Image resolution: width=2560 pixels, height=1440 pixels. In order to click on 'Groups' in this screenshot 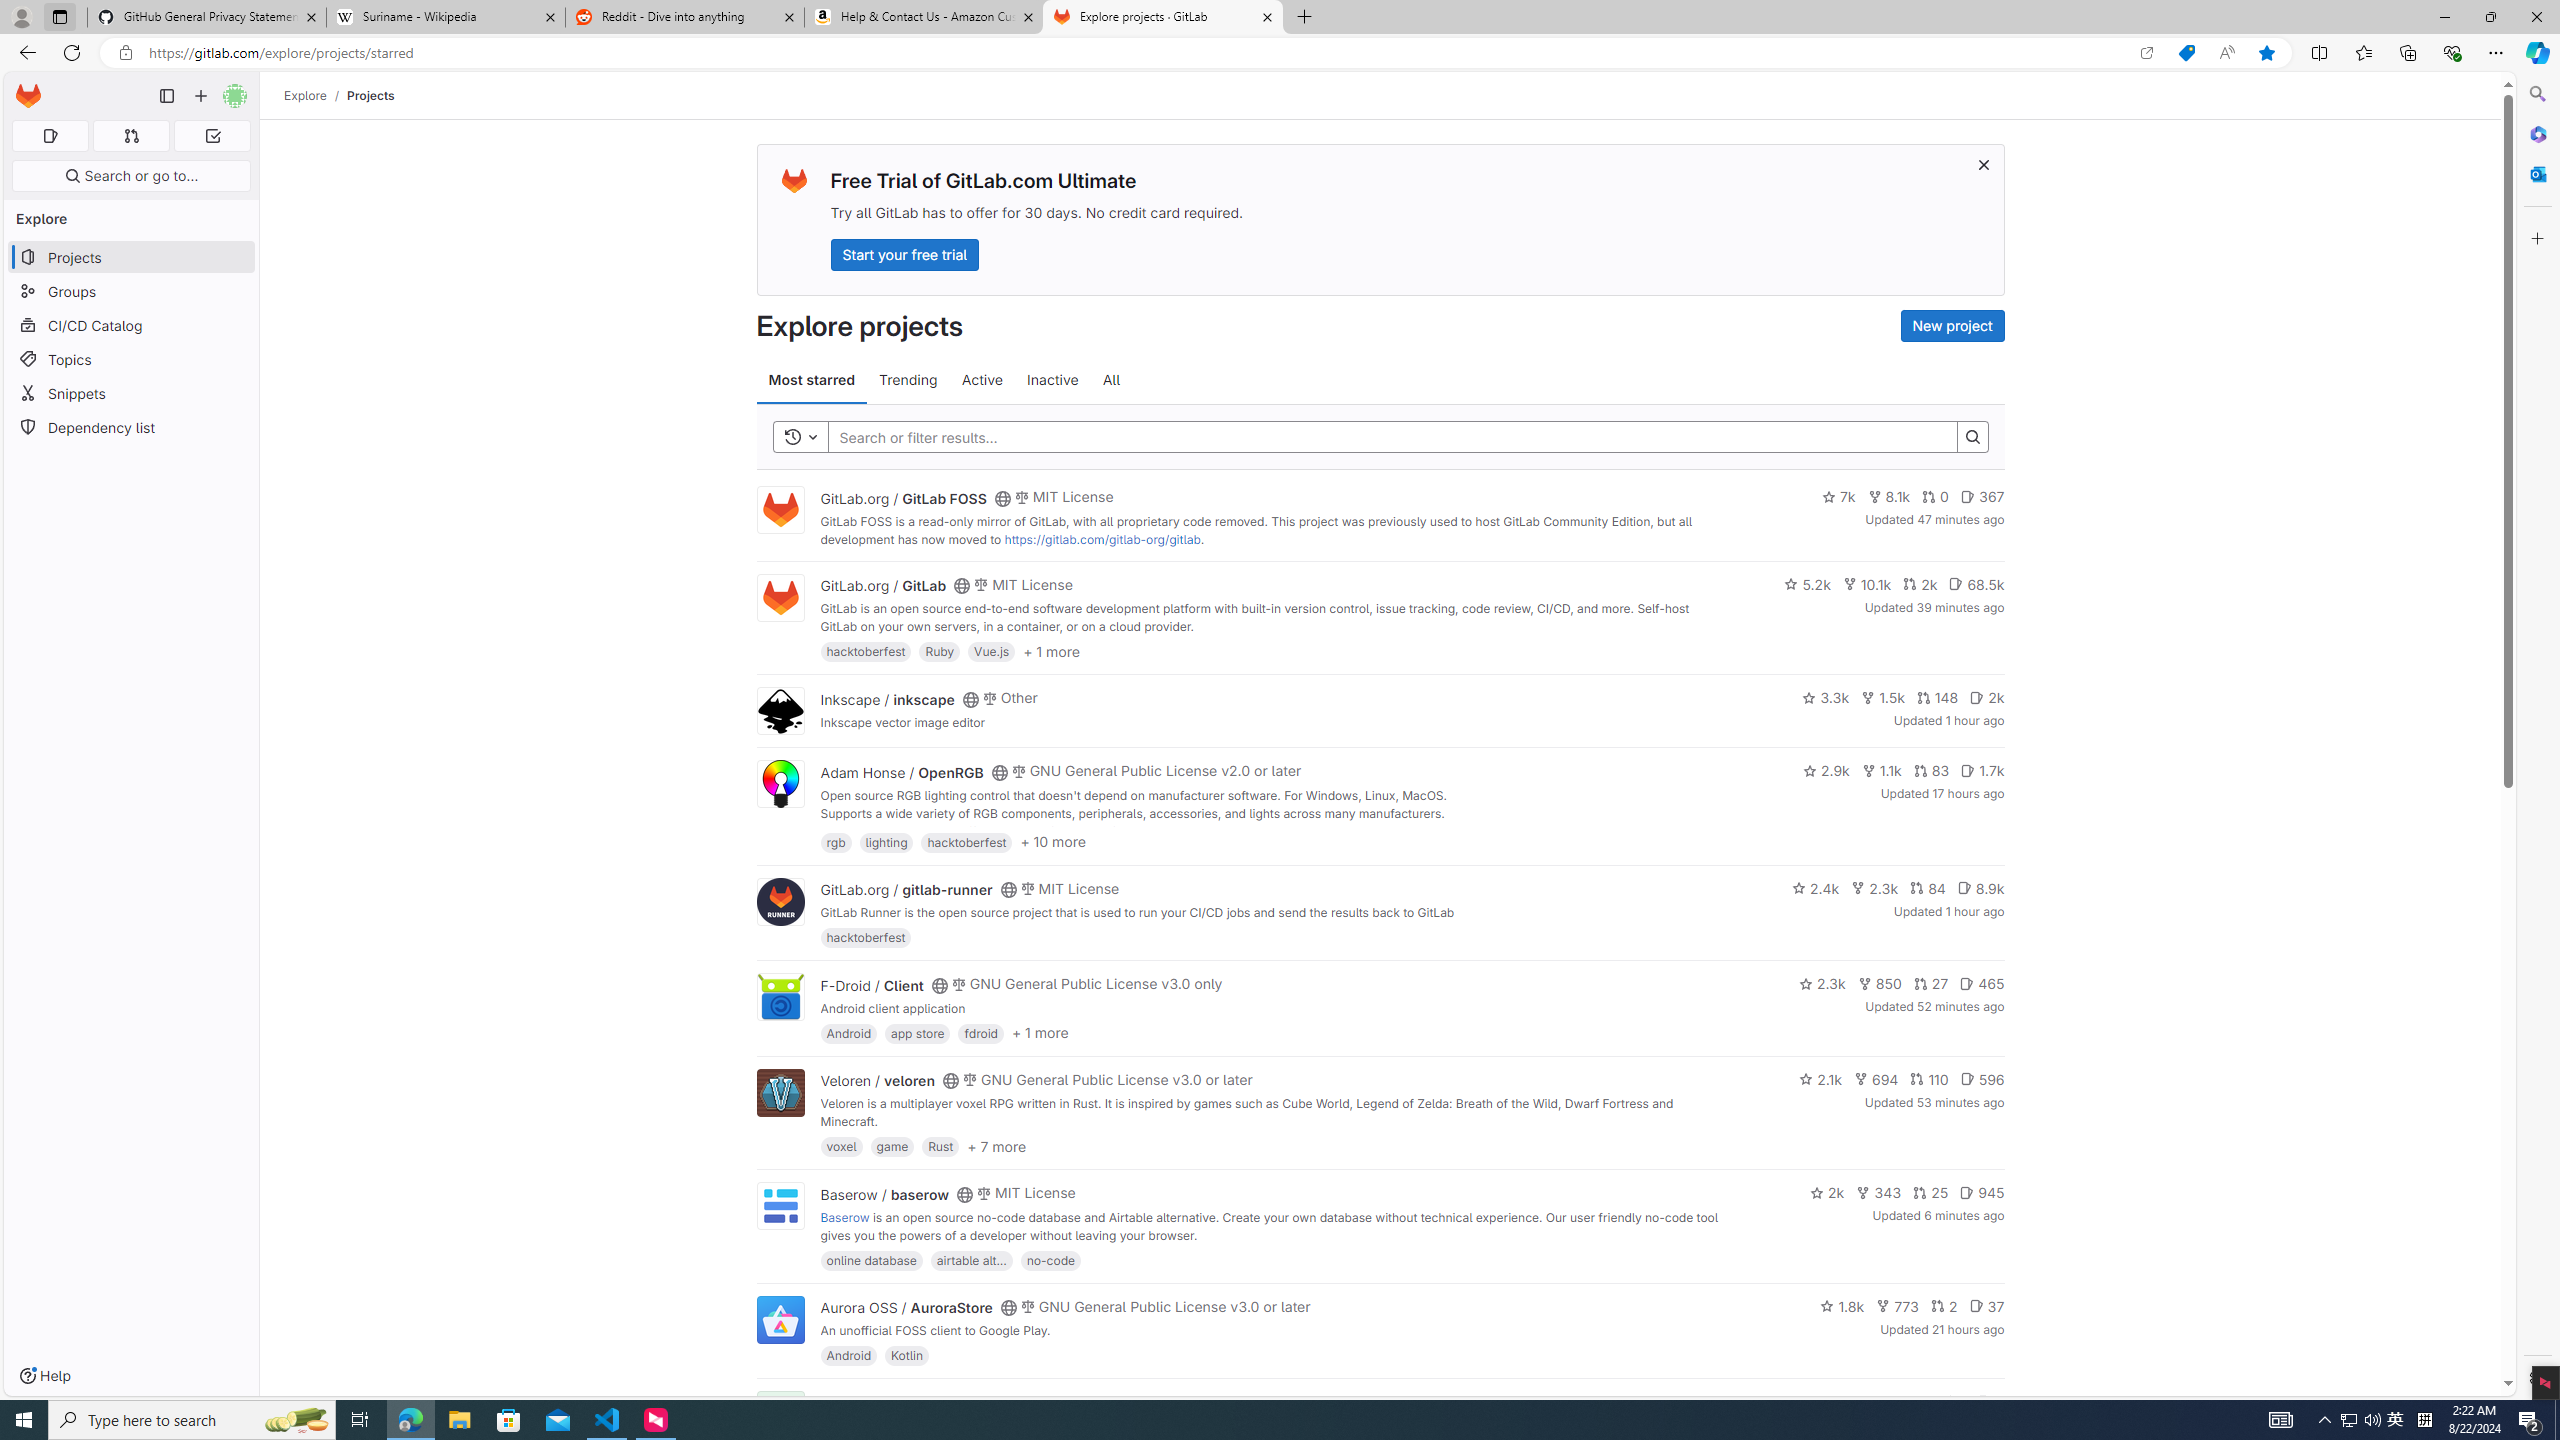, I will do `click(130, 291)`.